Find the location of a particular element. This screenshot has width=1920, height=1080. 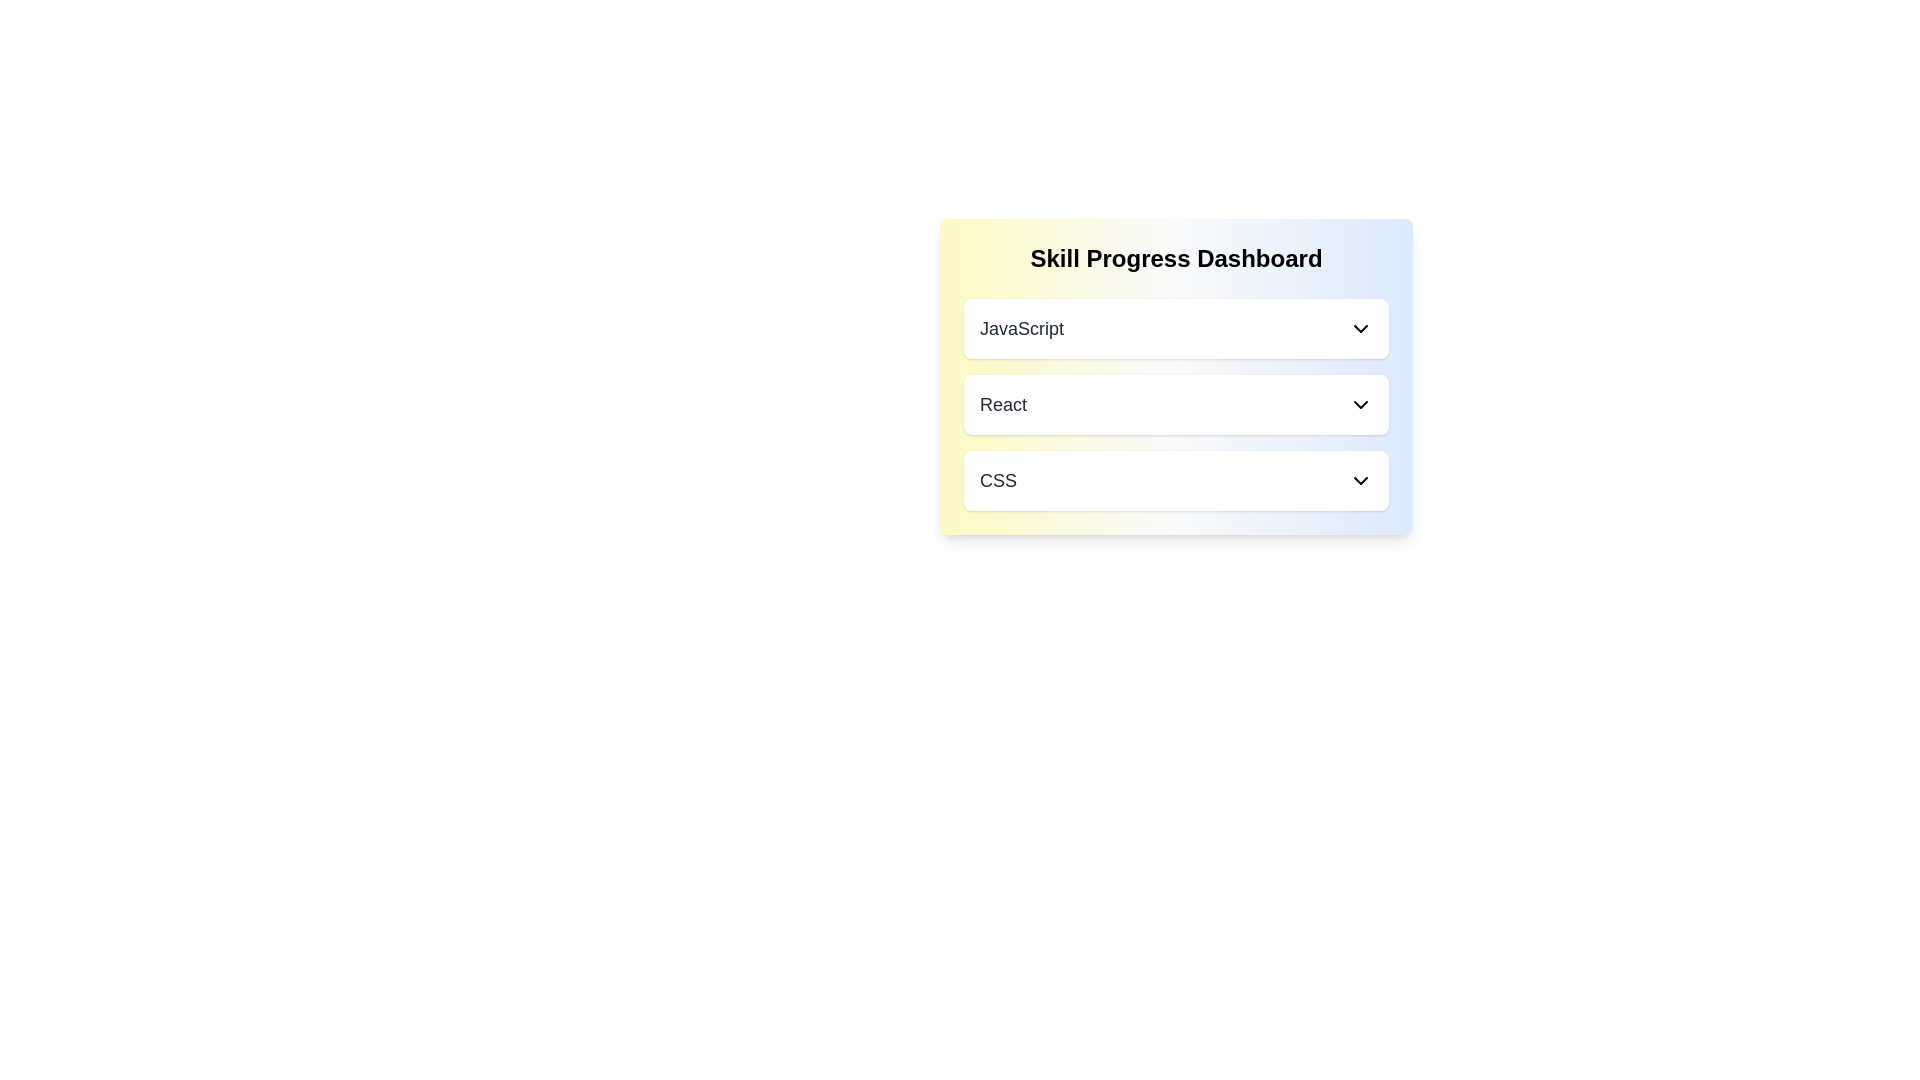

the downward-pointing chevron icon next to the 'JavaScript' text is located at coordinates (1360, 327).